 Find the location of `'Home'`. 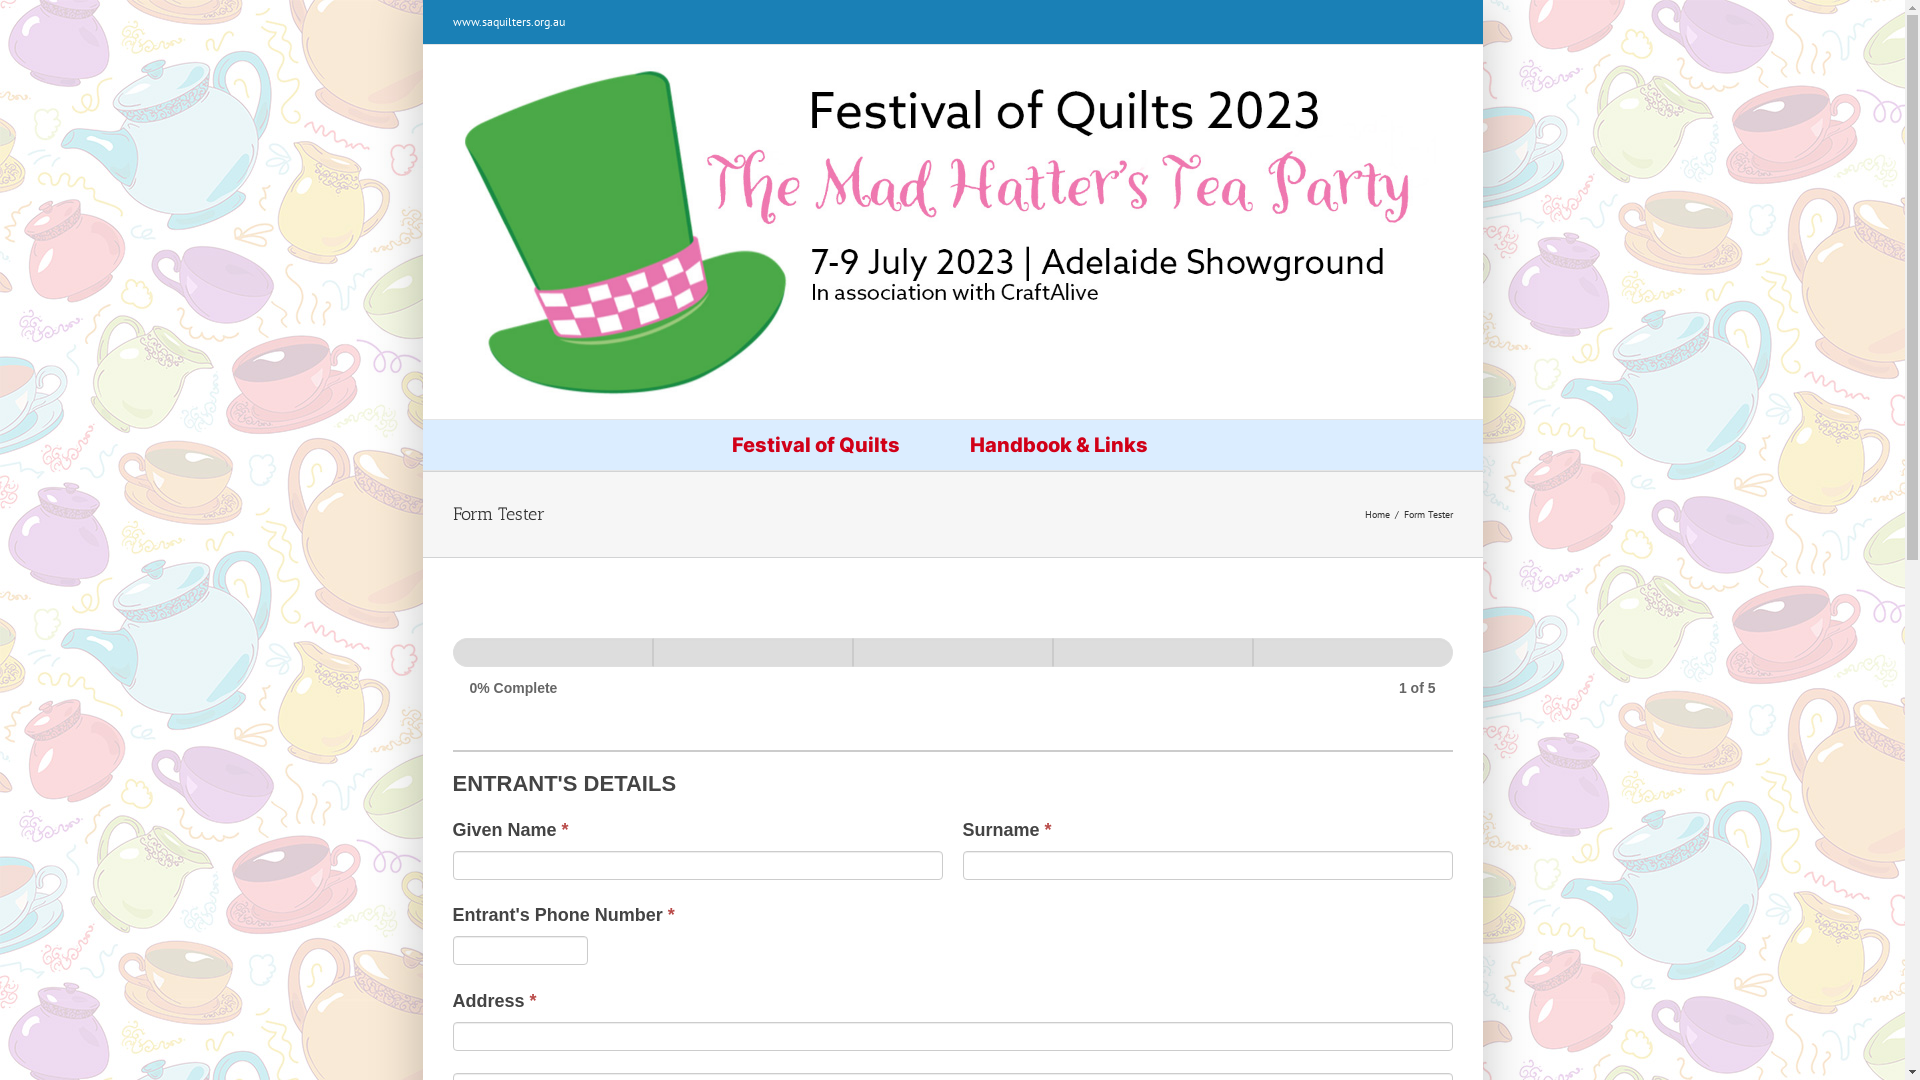

'Home' is located at coordinates (1375, 513).